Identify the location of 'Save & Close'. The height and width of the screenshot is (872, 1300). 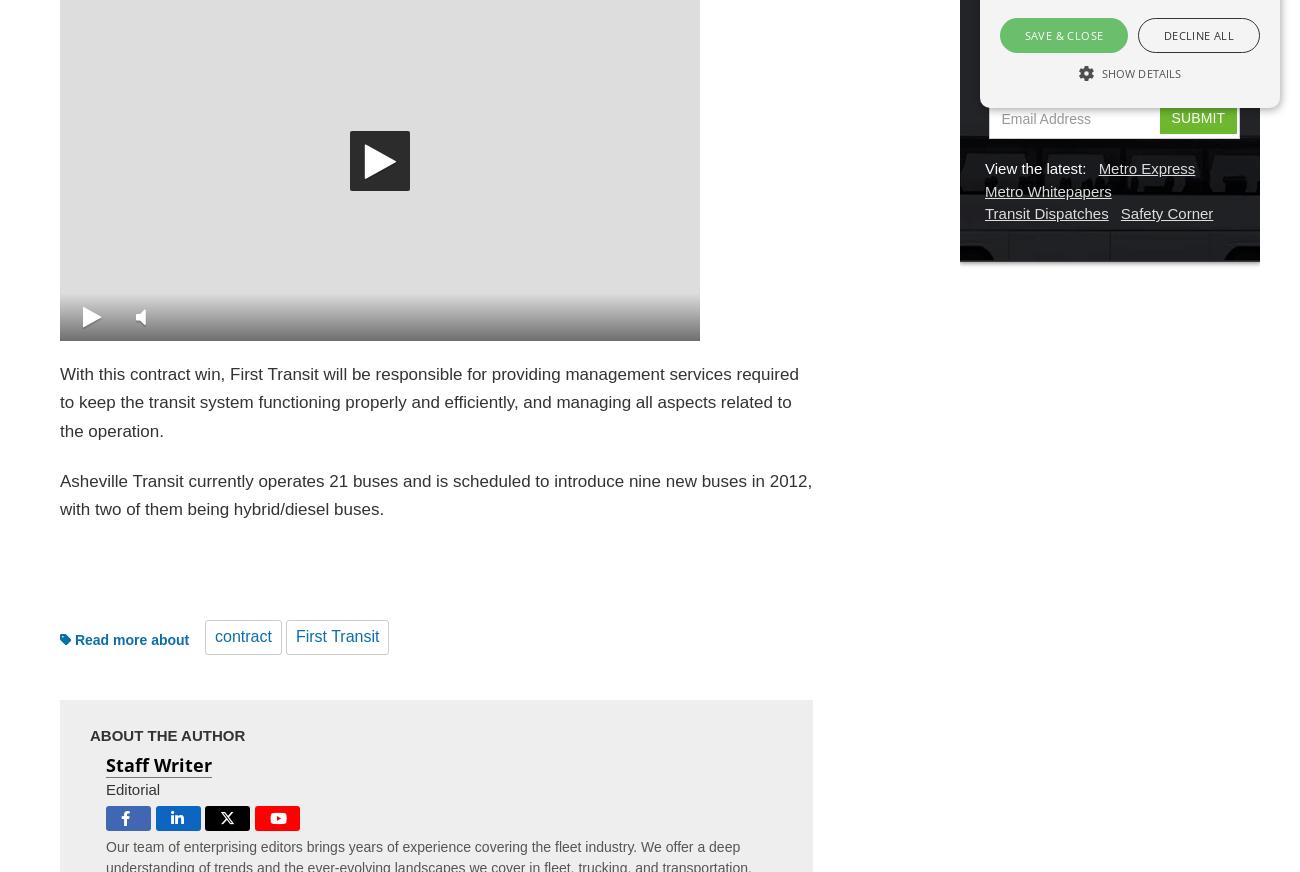
(1063, 34).